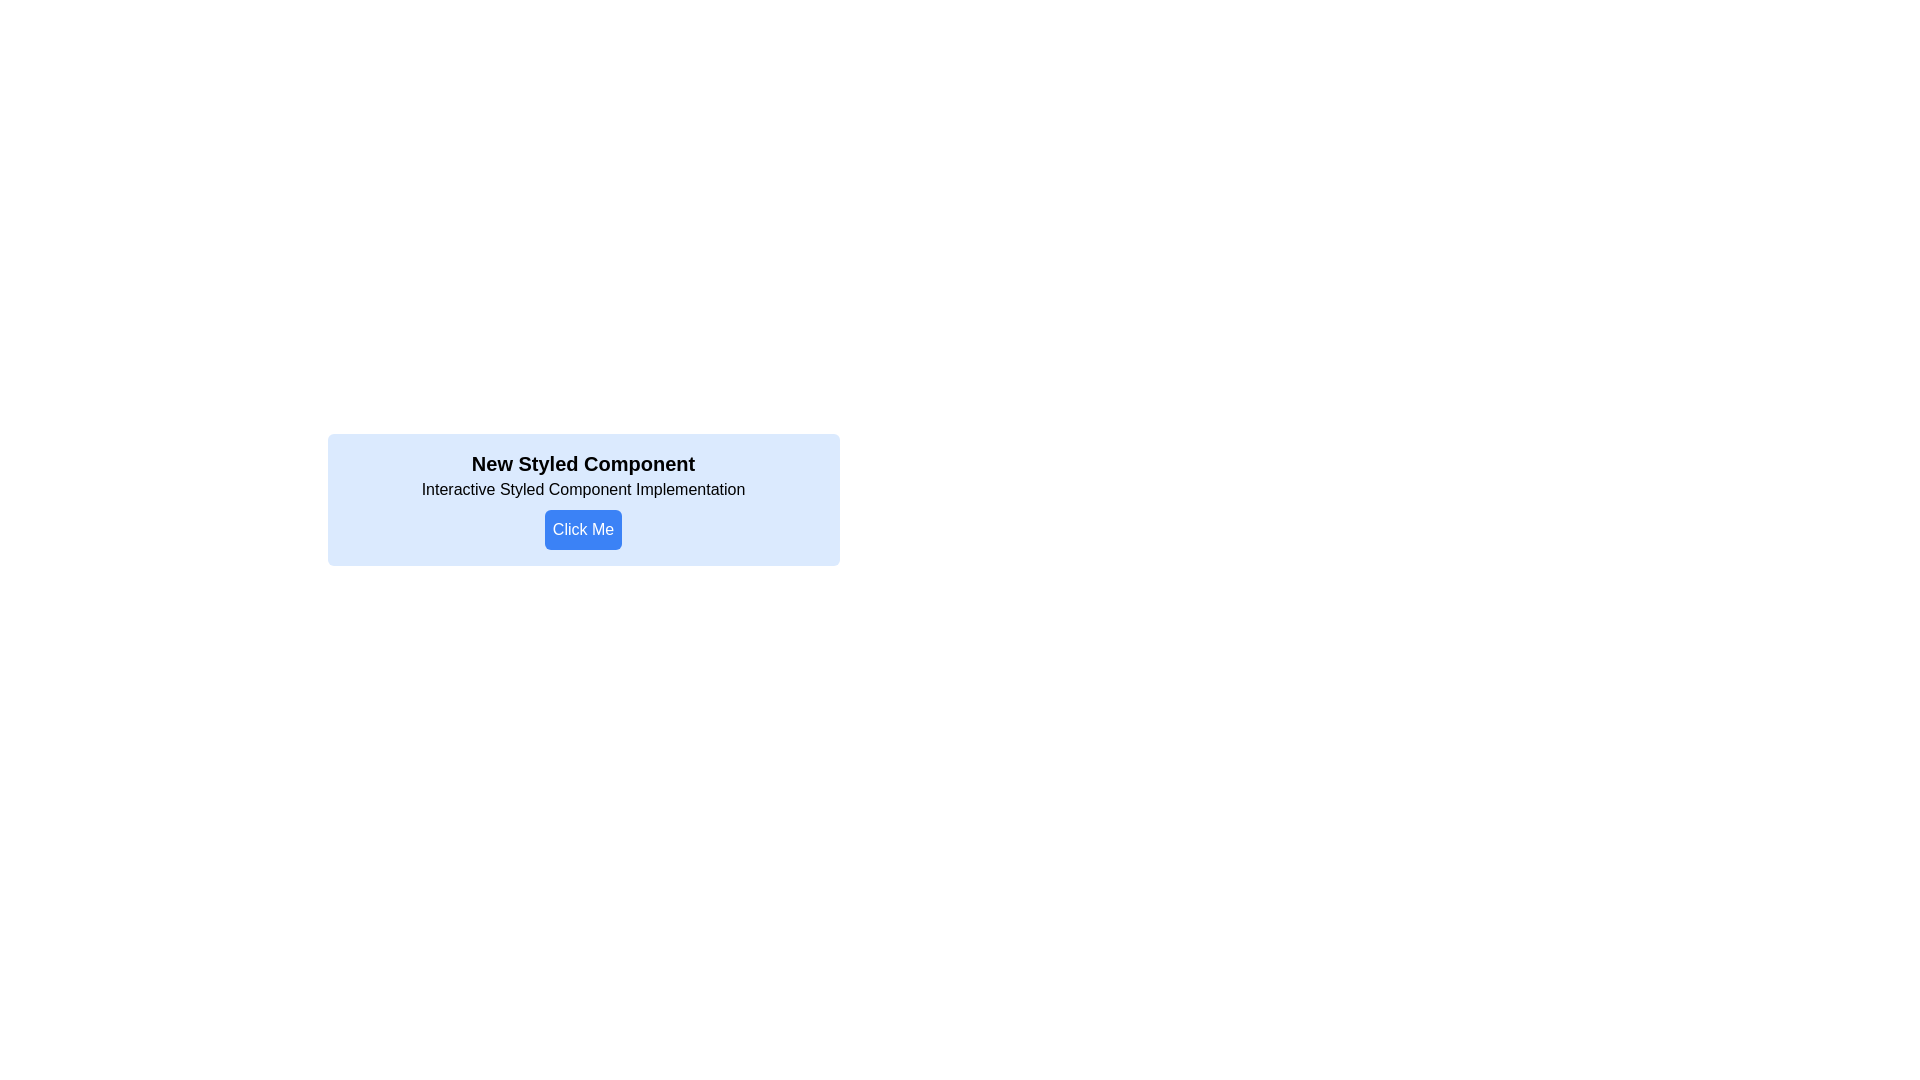 The image size is (1920, 1080). Describe the element at coordinates (582, 489) in the screenshot. I see `the text label reading 'Interactive Styled Component Implementation' that is located below the title 'New Styled Component' and above the button labeled 'Click Me'` at that location.